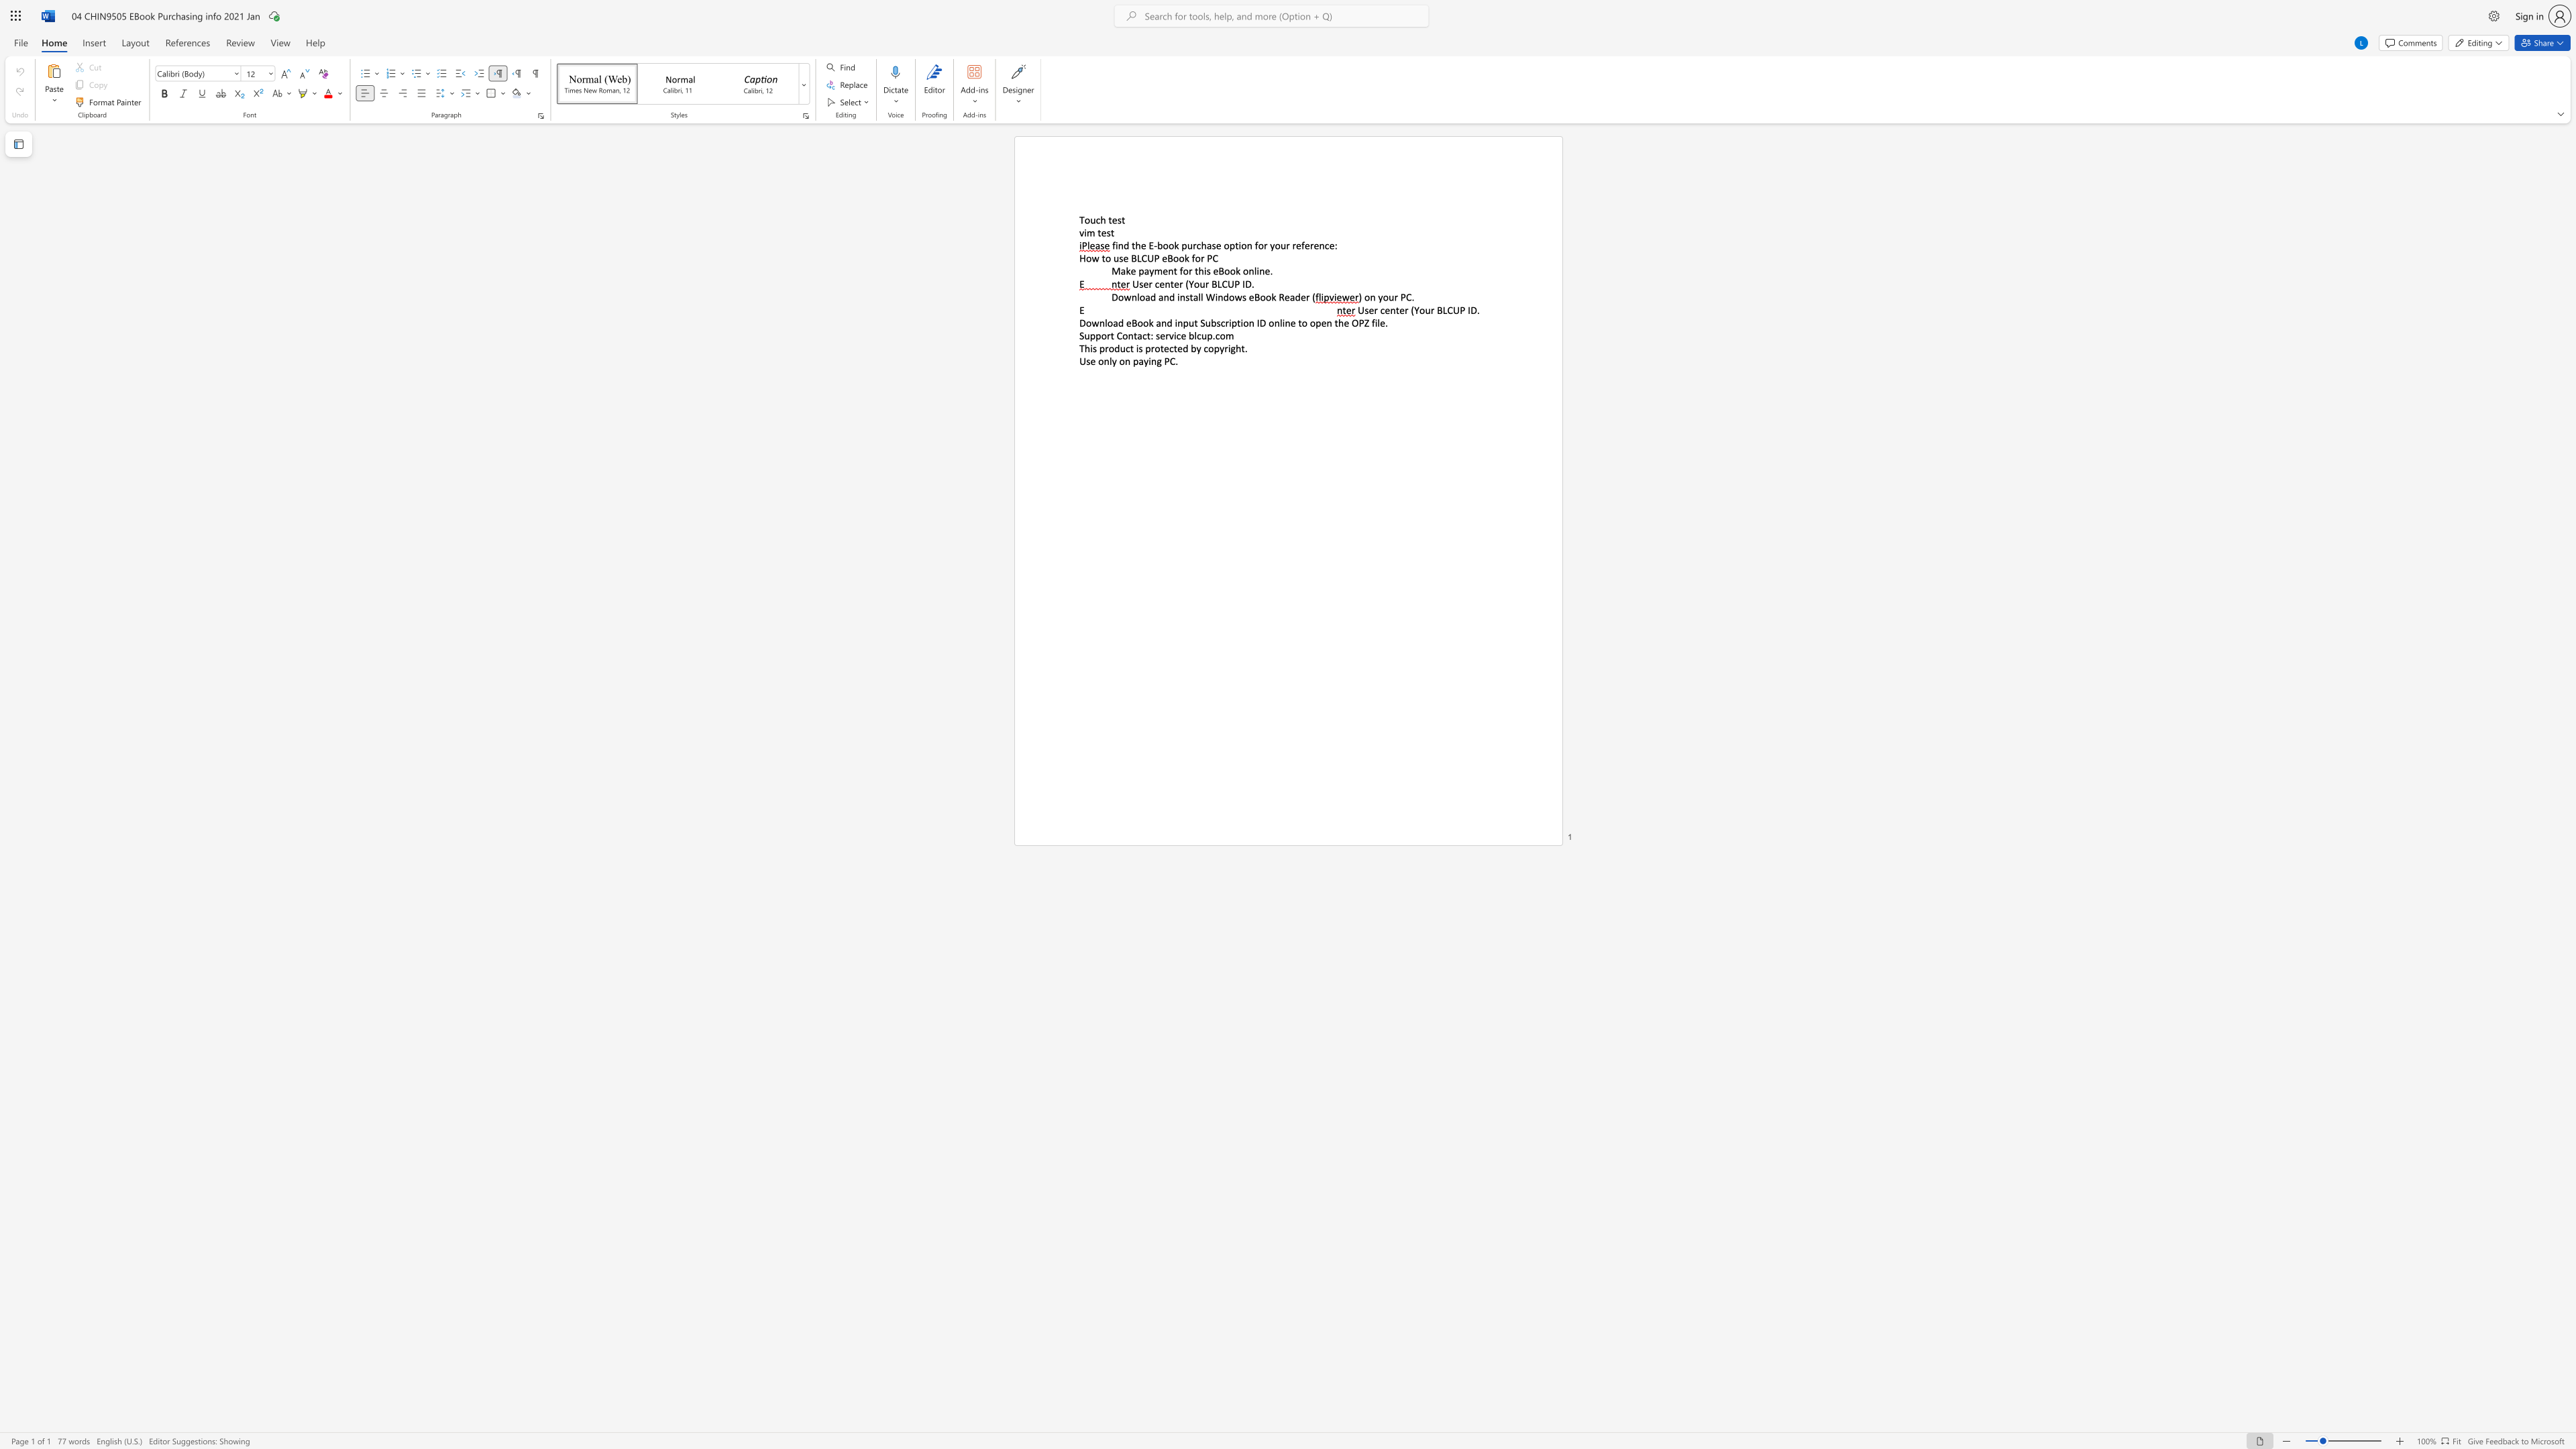 The image size is (2576, 1449). What do you see at coordinates (1084, 219) in the screenshot?
I see `the subset text "ou" within the text "Touch test"` at bounding box center [1084, 219].